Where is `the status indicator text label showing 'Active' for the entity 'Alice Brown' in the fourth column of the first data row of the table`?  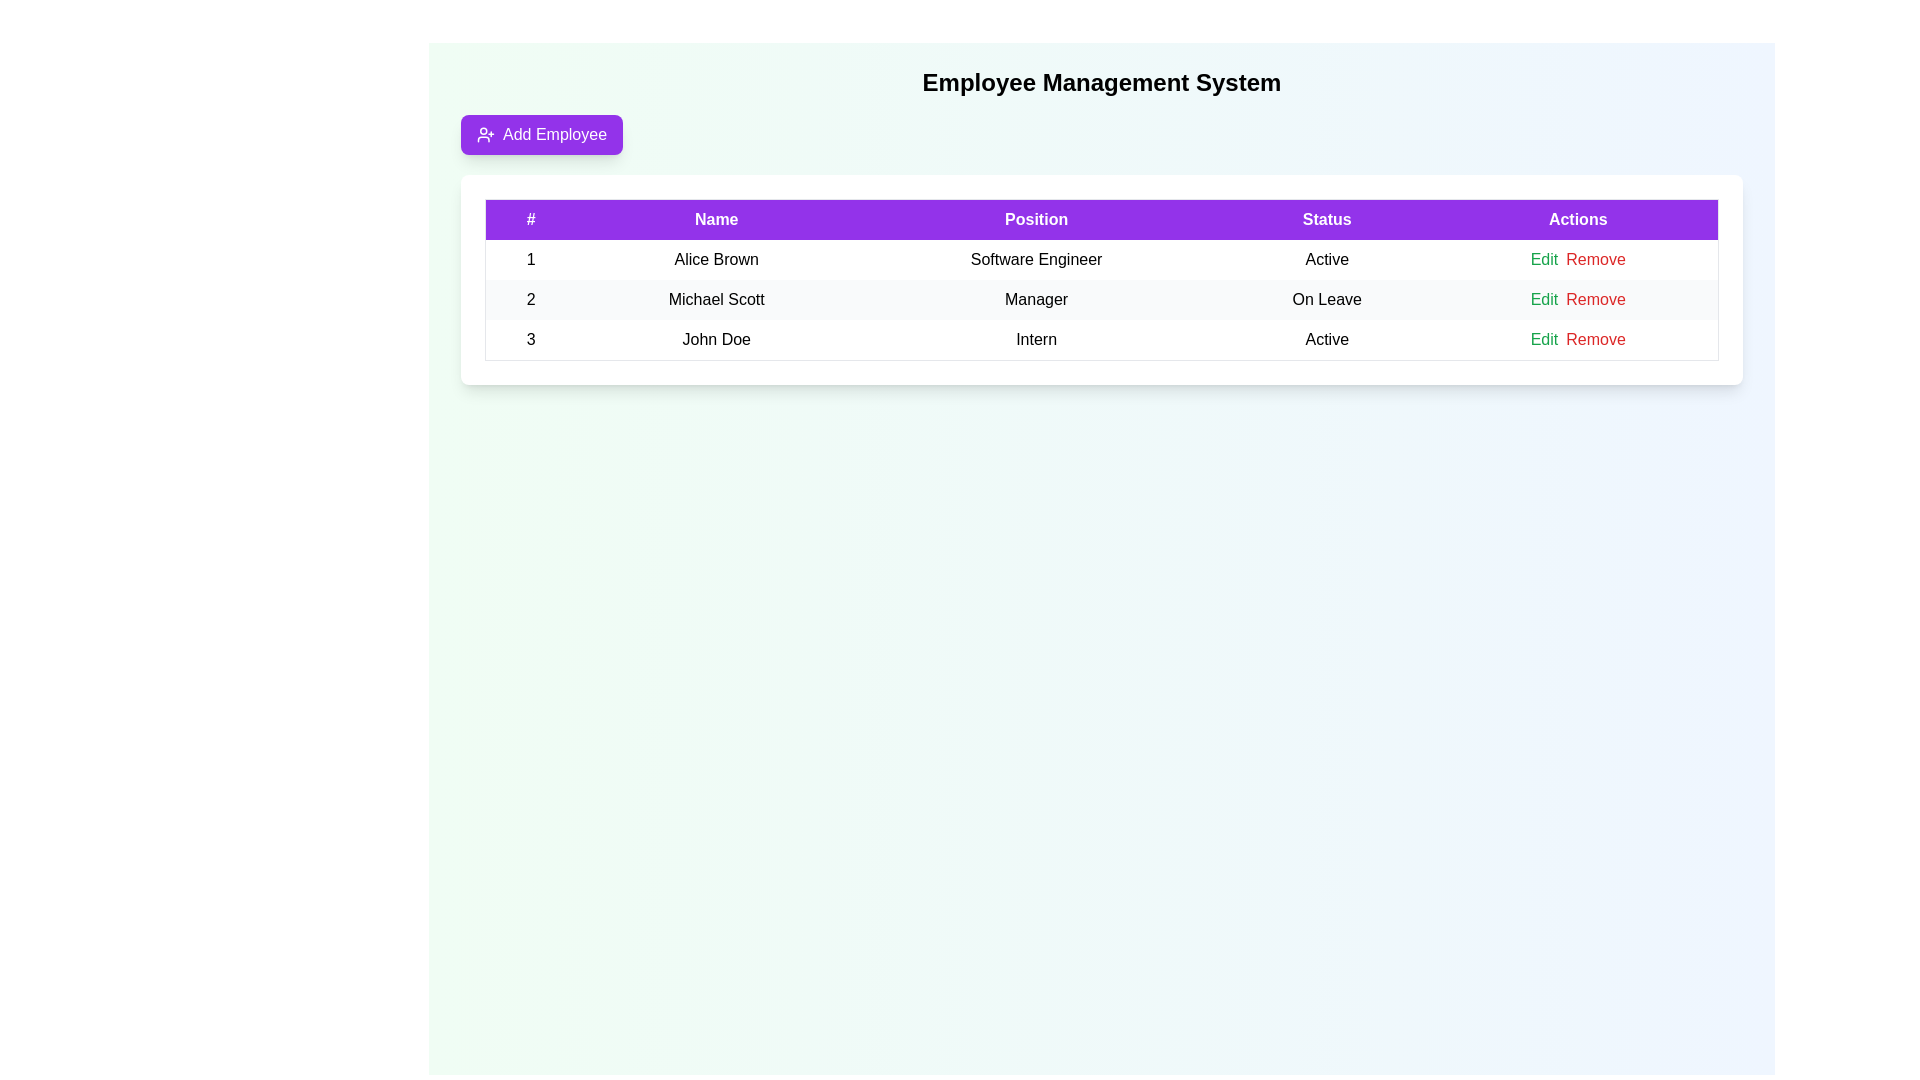 the status indicator text label showing 'Active' for the entity 'Alice Brown' in the fourth column of the first data row of the table is located at coordinates (1327, 258).